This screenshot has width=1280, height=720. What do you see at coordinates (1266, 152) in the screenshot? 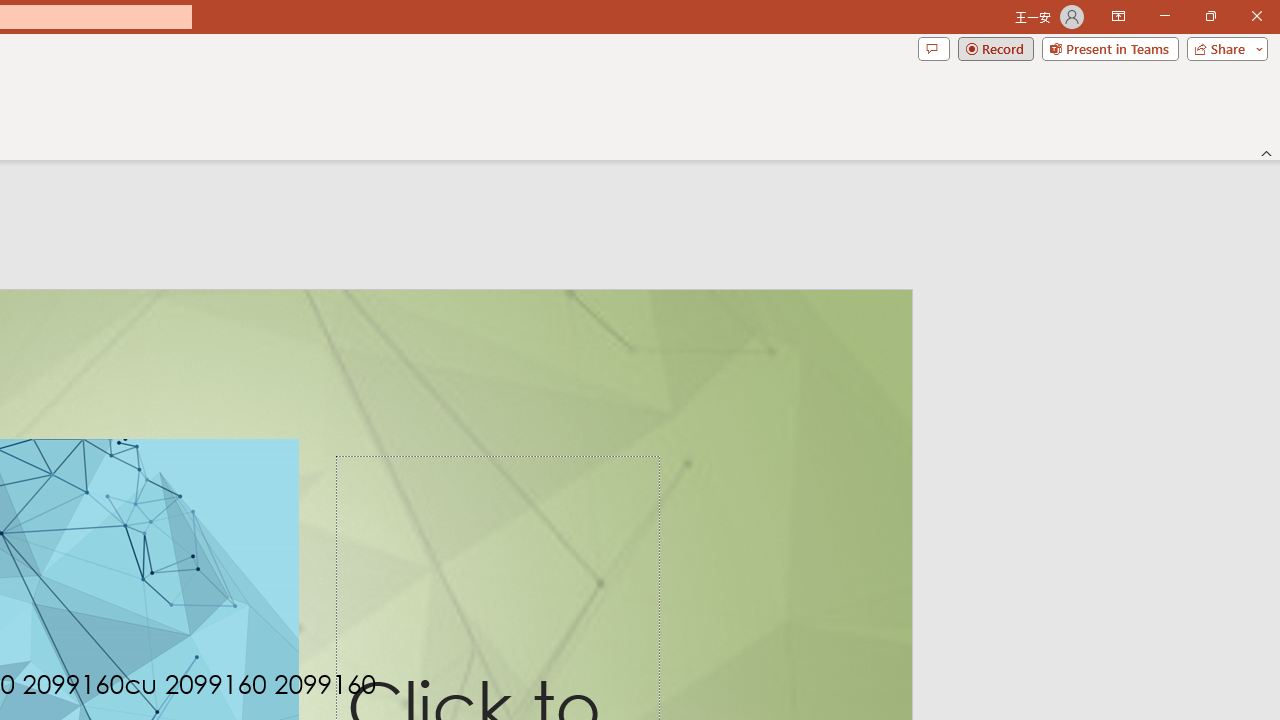
I see `'Collapse the Ribbon'` at bounding box center [1266, 152].